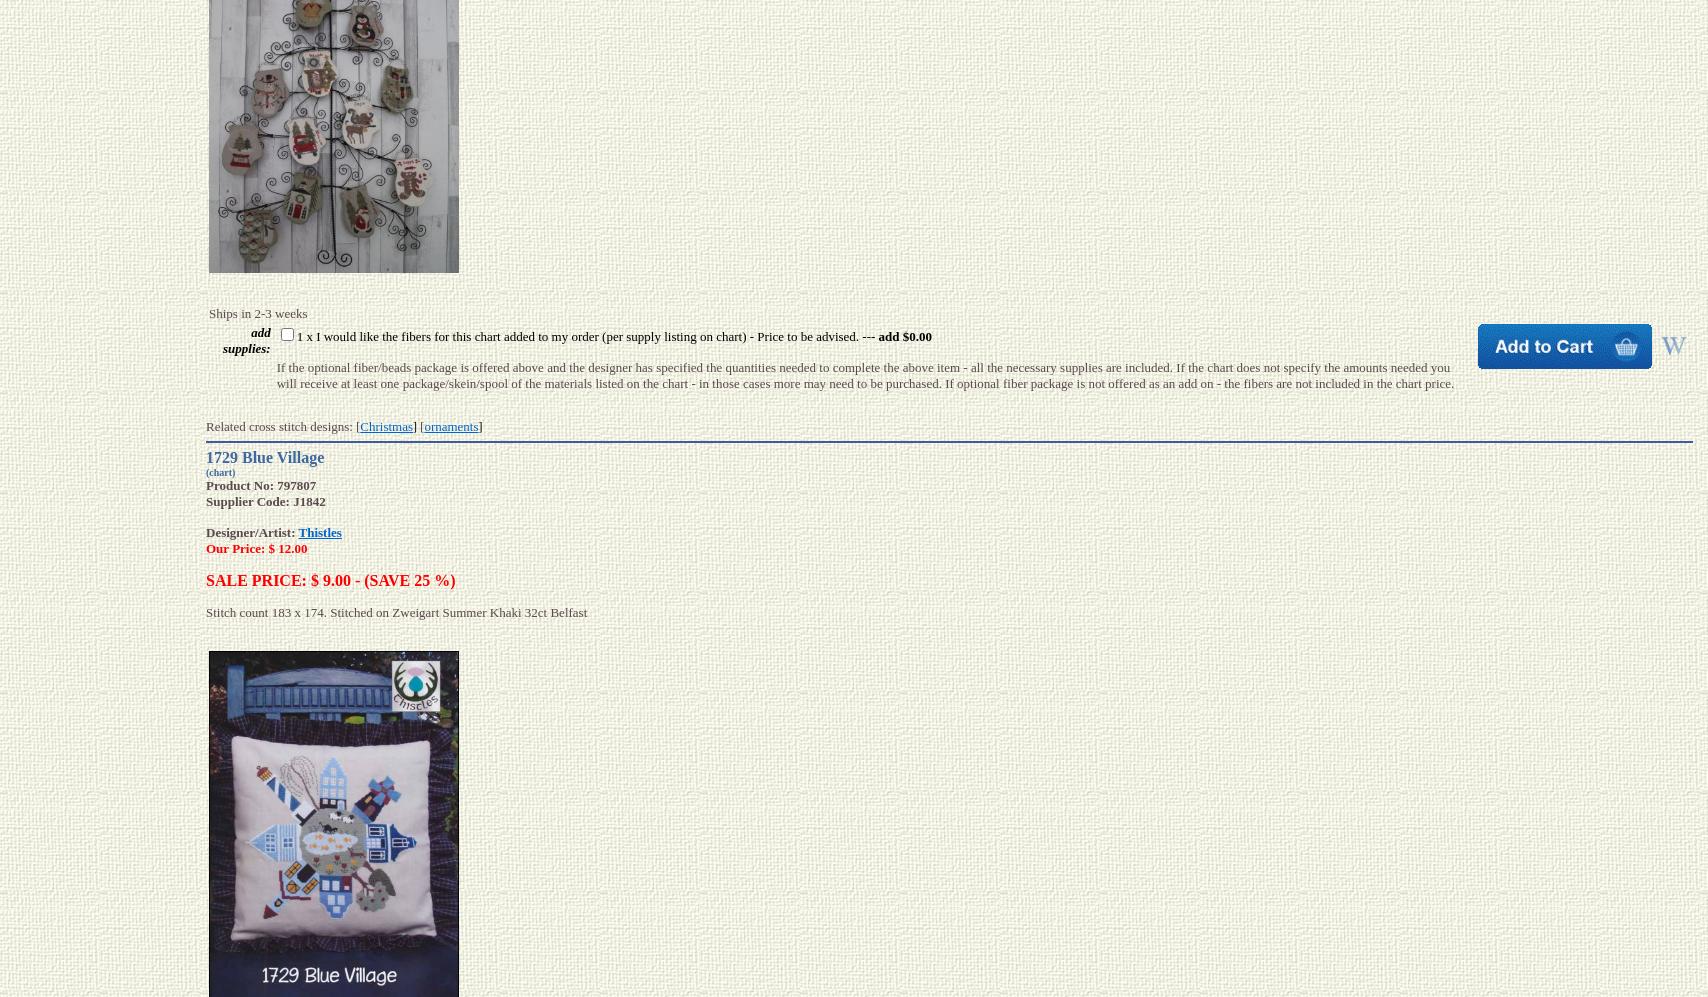  I want to click on 'Thistles', so click(319, 531).